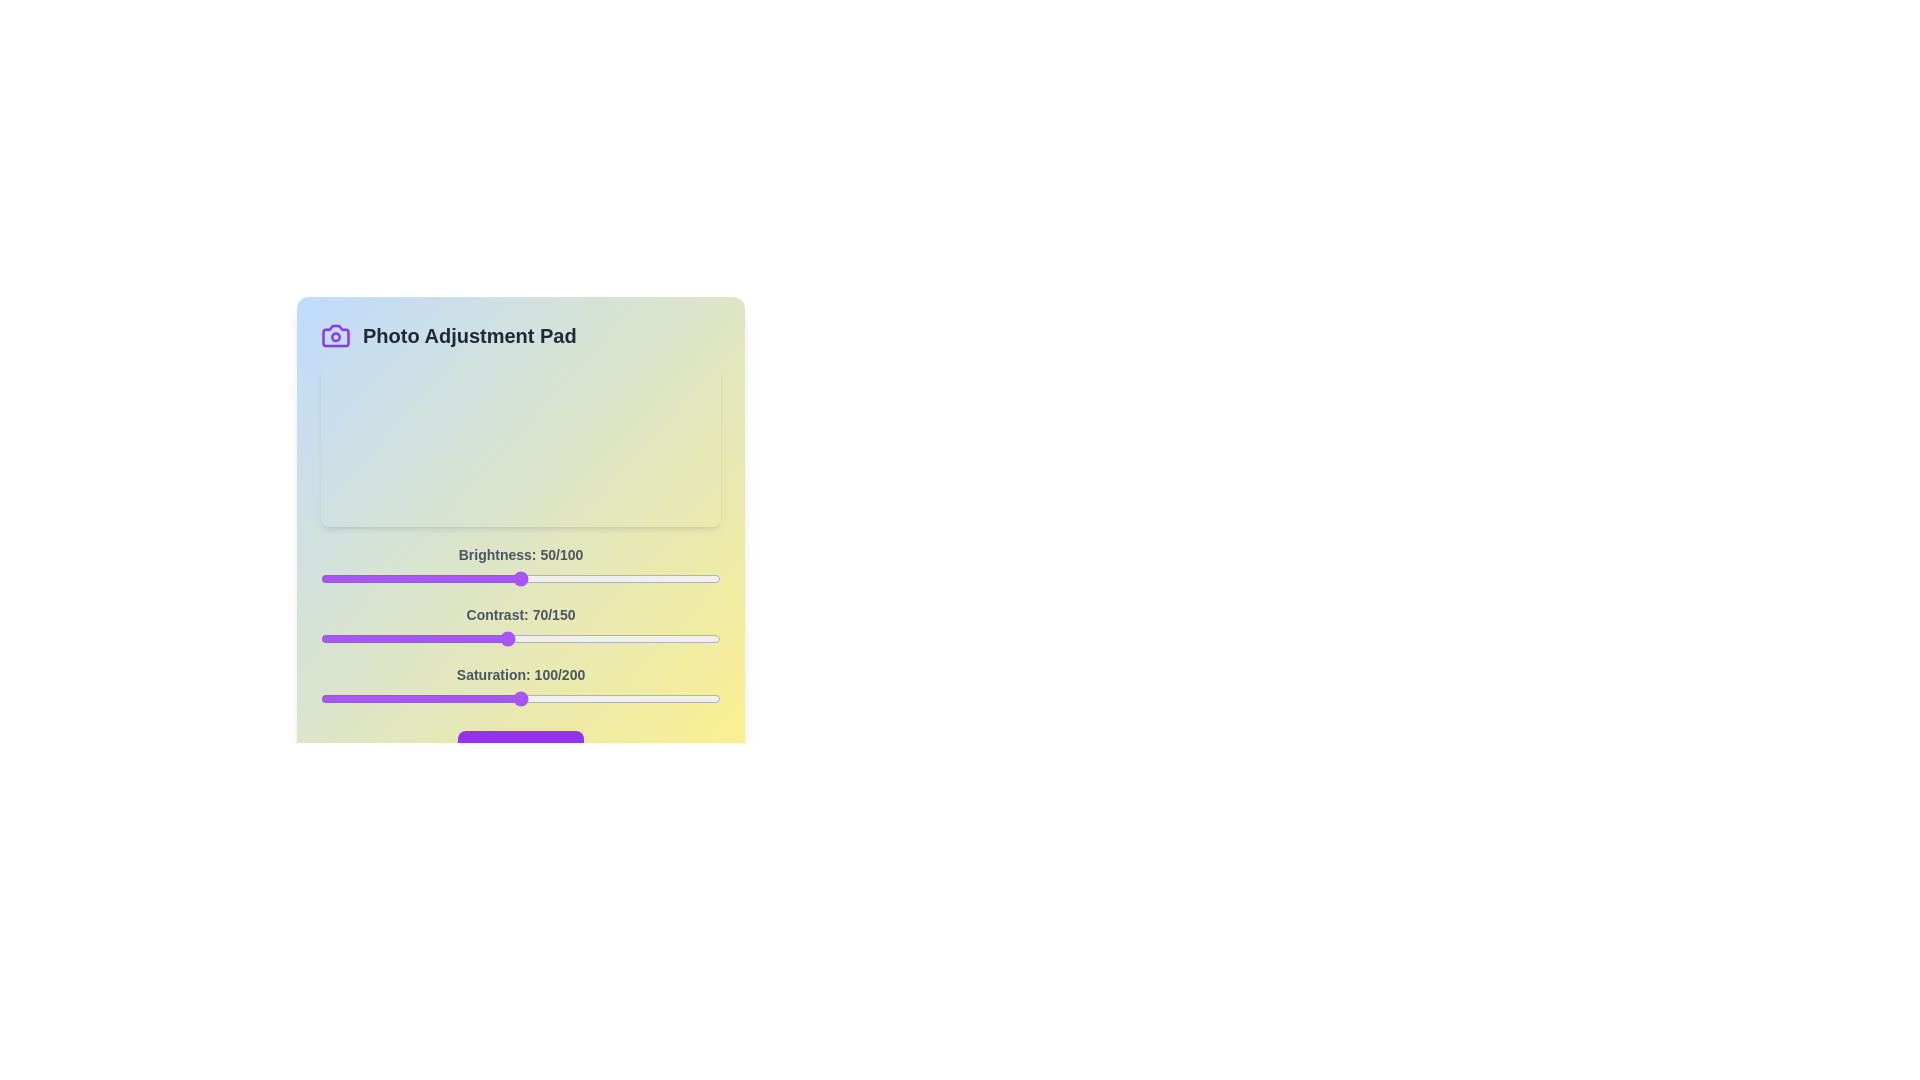 The image size is (1920, 1080). Describe the element at coordinates (521, 446) in the screenshot. I see `the image preview area to inspect it` at that location.